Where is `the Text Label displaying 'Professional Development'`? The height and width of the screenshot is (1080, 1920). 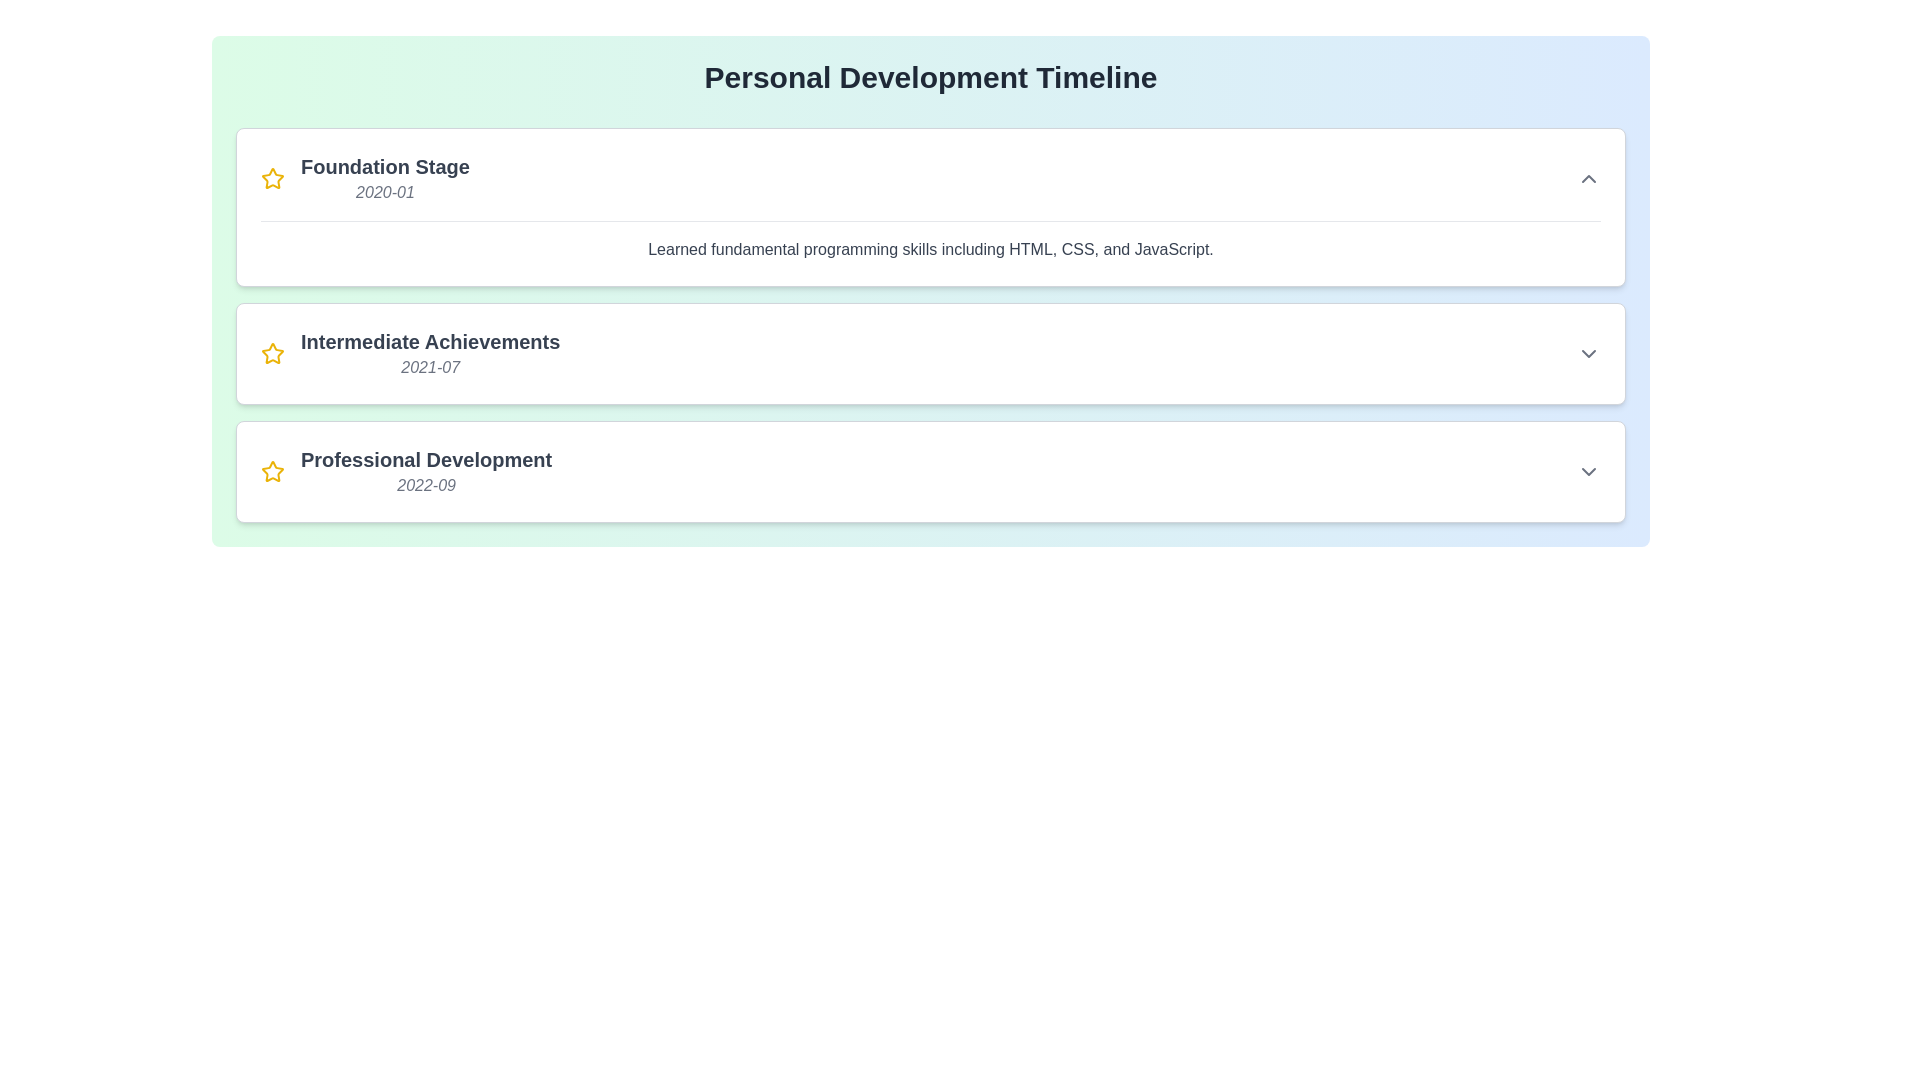 the Text Label displaying 'Professional Development' is located at coordinates (425, 459).